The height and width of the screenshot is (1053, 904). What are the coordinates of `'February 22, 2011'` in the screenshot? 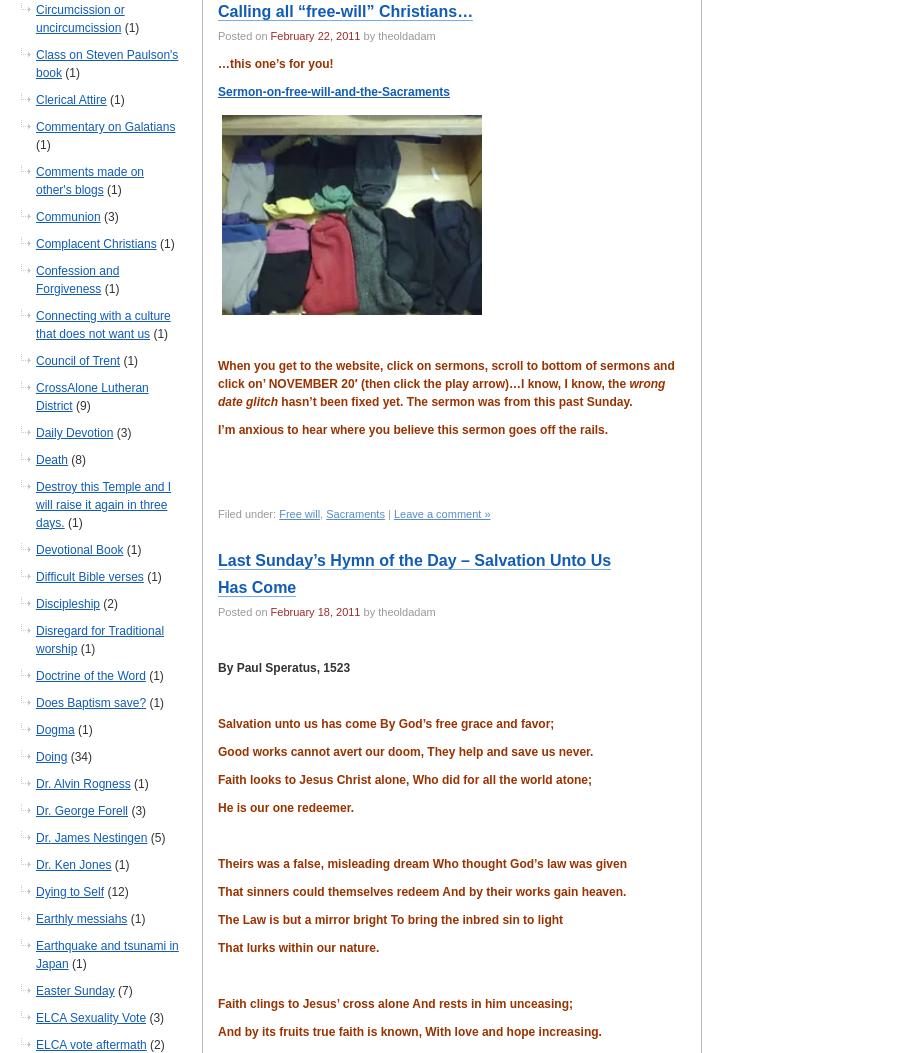 It's located at (315, 36).